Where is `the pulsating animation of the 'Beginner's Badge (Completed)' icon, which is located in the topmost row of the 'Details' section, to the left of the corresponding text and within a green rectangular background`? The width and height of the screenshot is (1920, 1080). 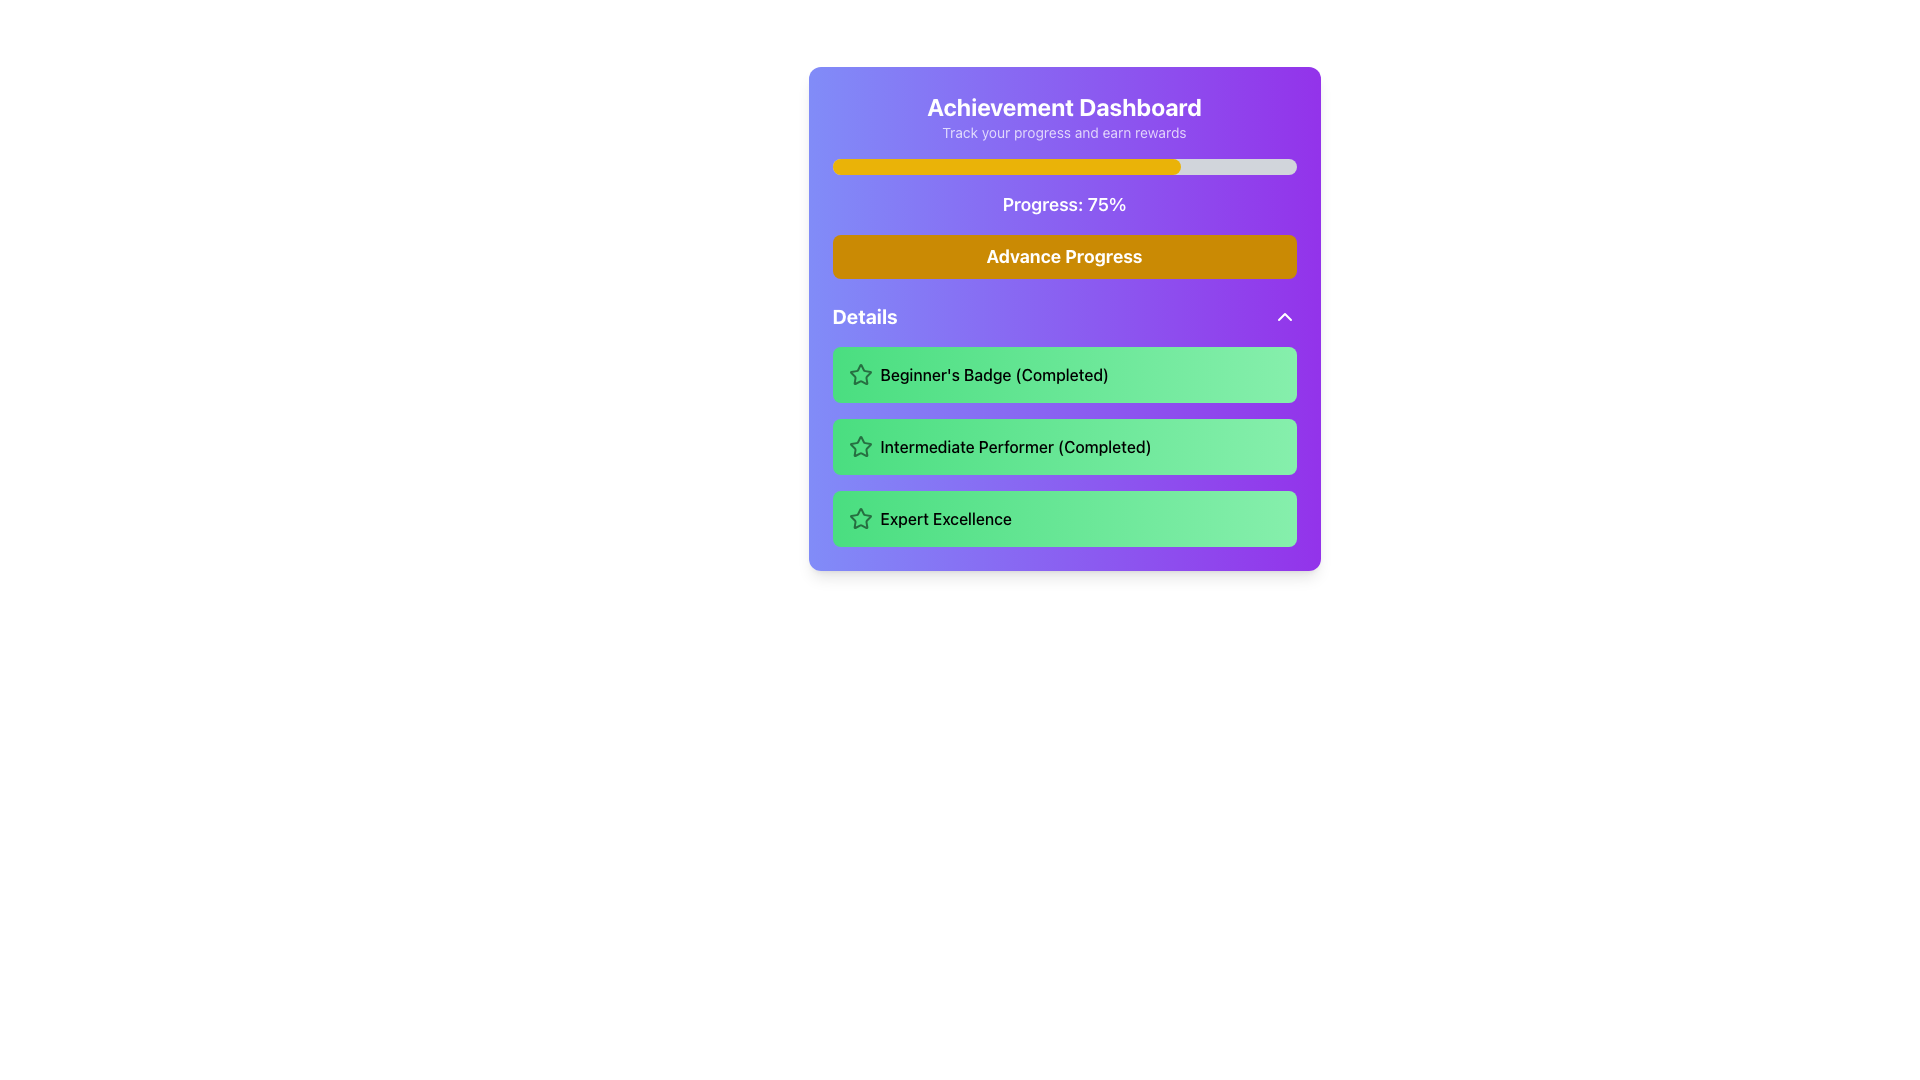
the pulsating animation of the 'Beginner's Badge (Completed)' icon, which is located in the topmost row of the 'Details' section, to the left of the corresponding text and within a green rectangular background is located at coordinates (860, 374).